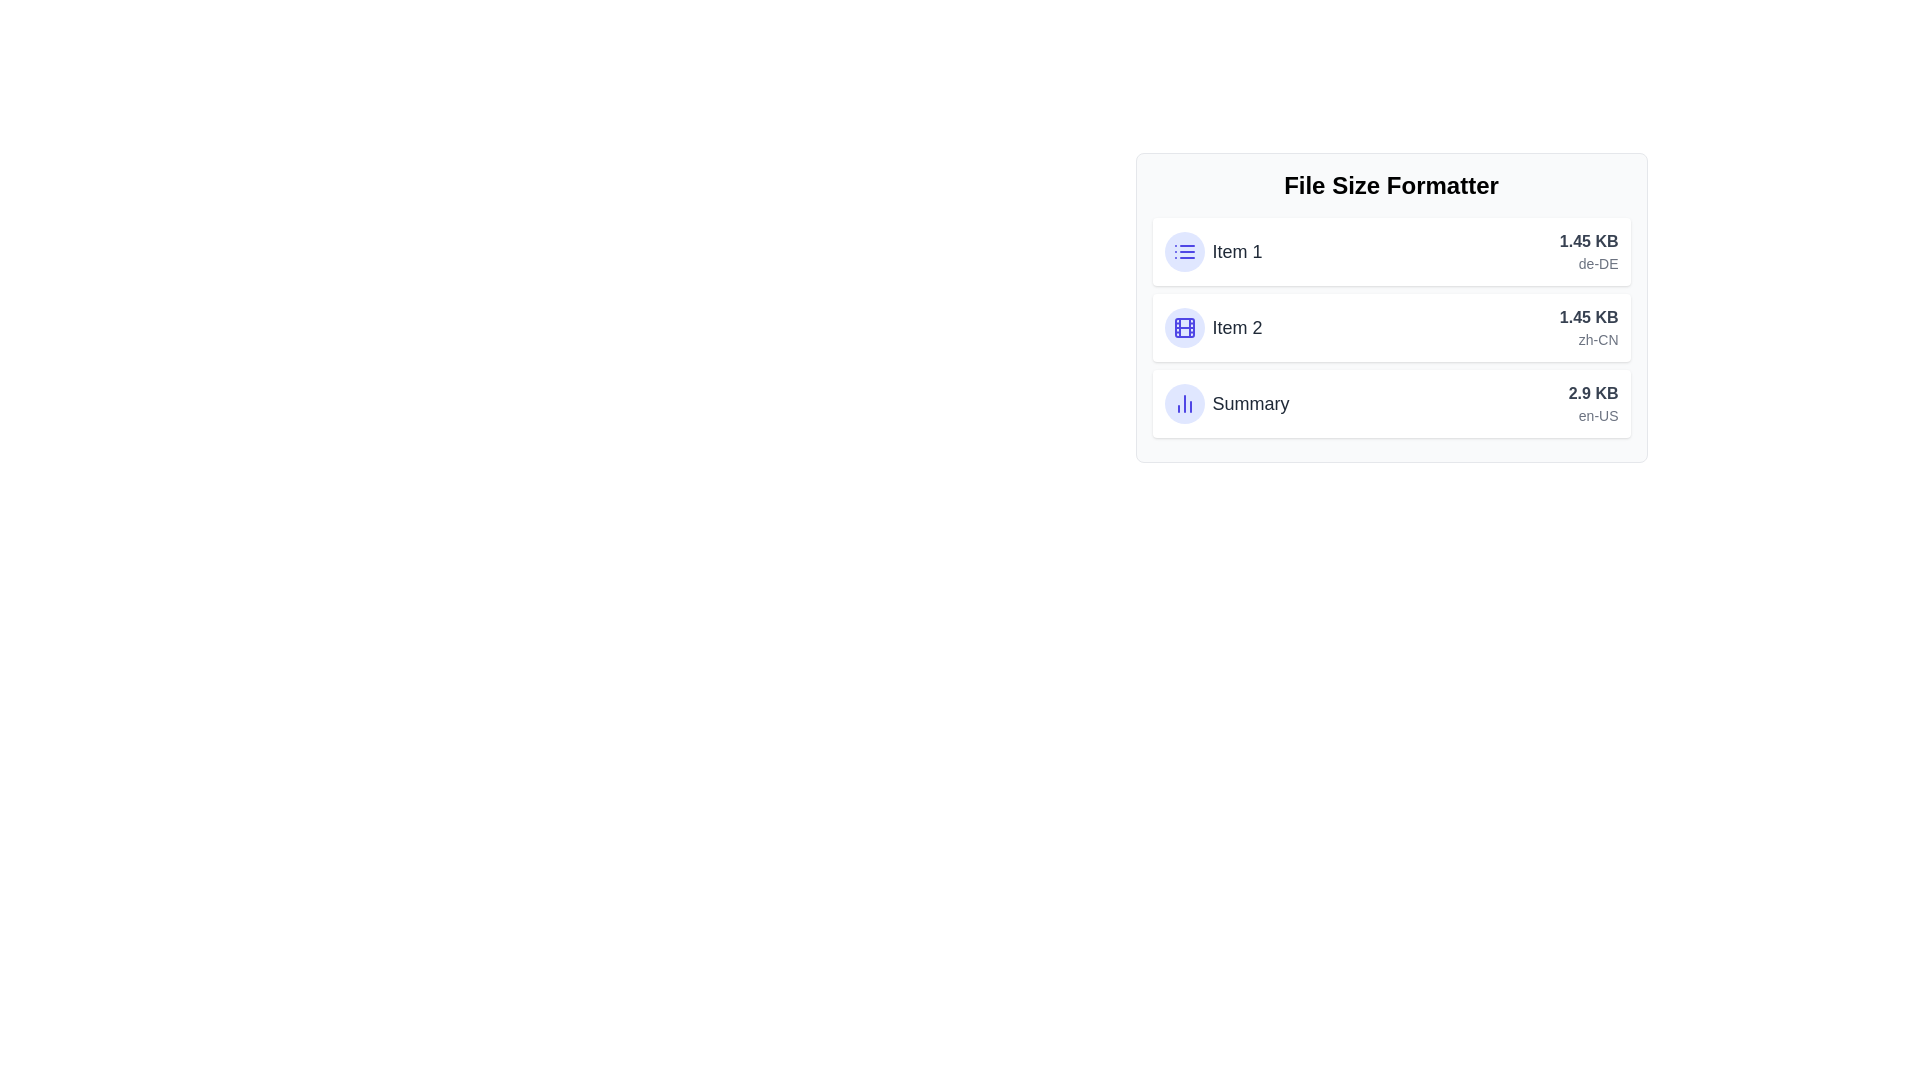 The image size is (1920, 1080). What do you see at coordinates (1592, 415) in the screenshot?
I see `the 'en-US' text label located in the bottom-right section of the 'Summary' row in the 'File Size Formatter' panel, which acts as a localization indicator for the language associated with the 'Summary' data row` at bounding box center [1592, 415].